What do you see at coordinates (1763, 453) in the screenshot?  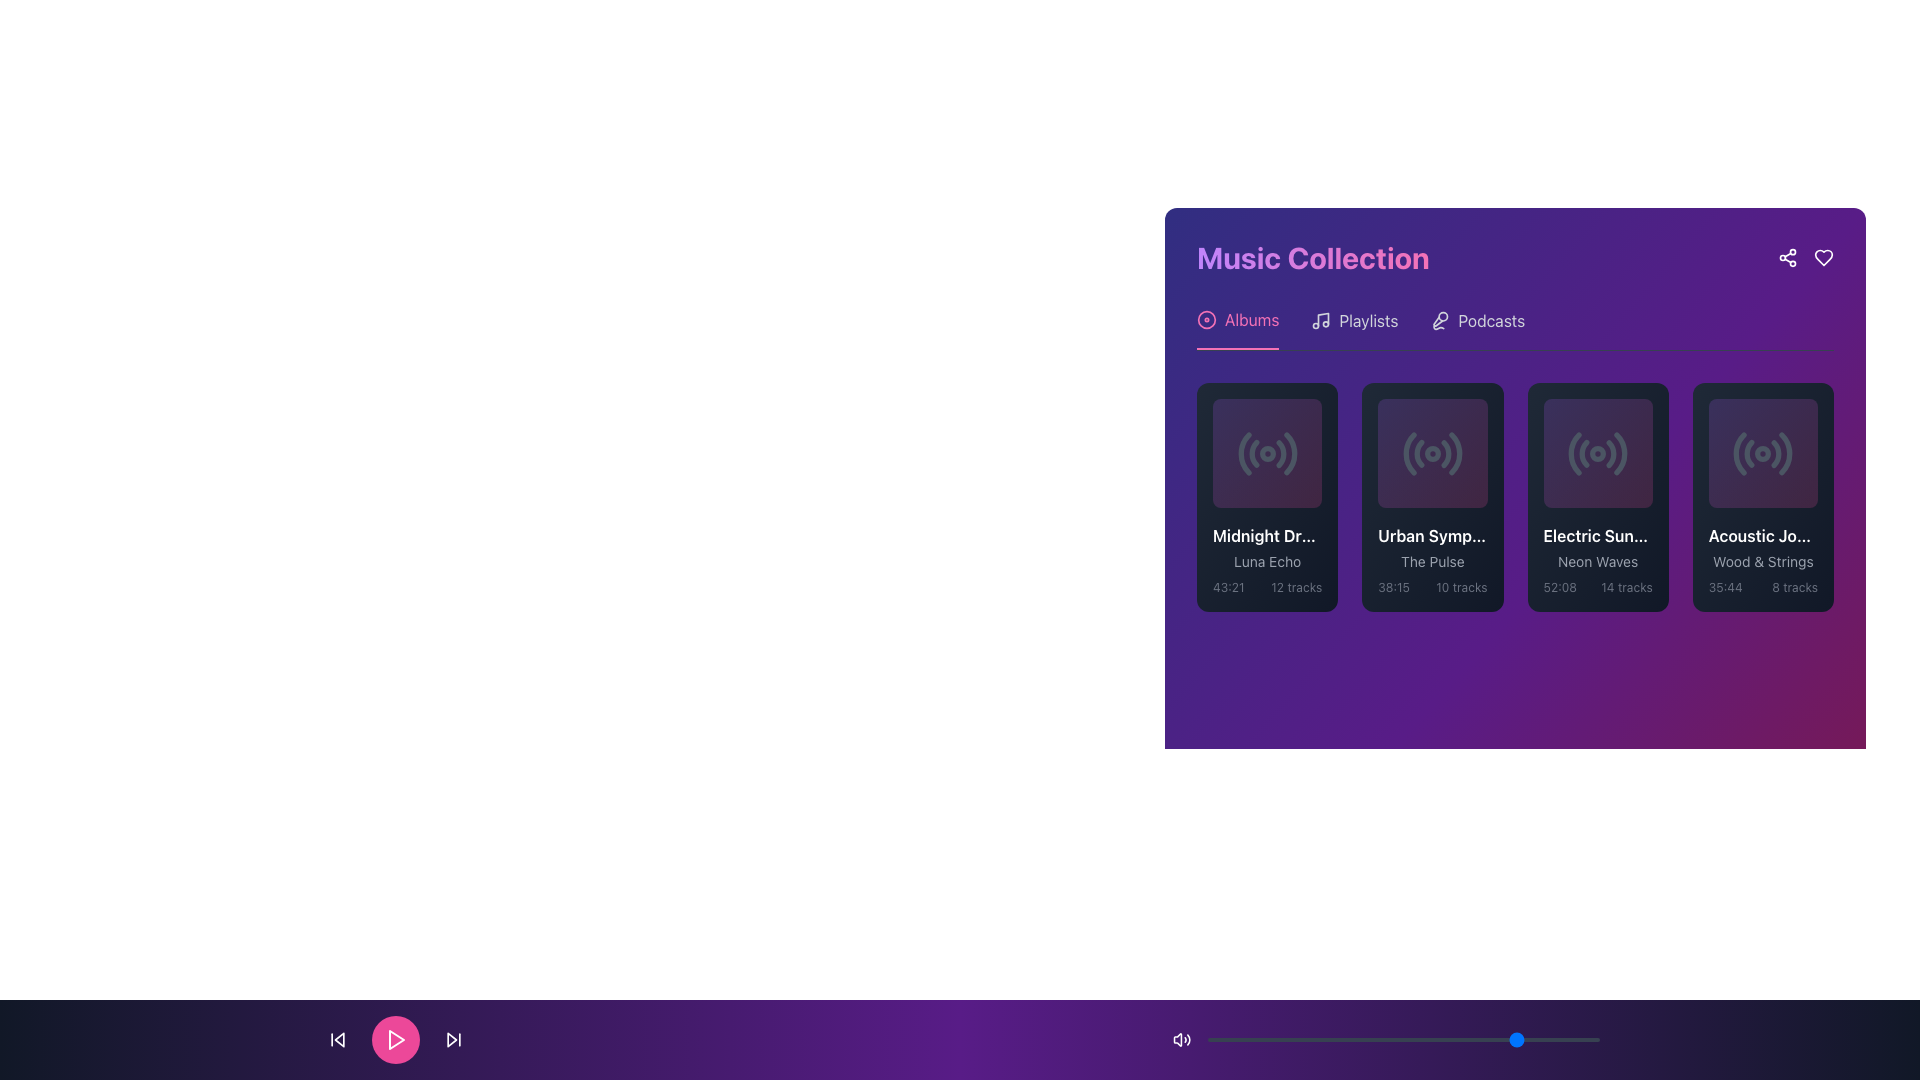 I see `the stylized radio icon located at the center of the highlighted album card titled 'Acoustic Journey'` at bounding box center [1763, 453].